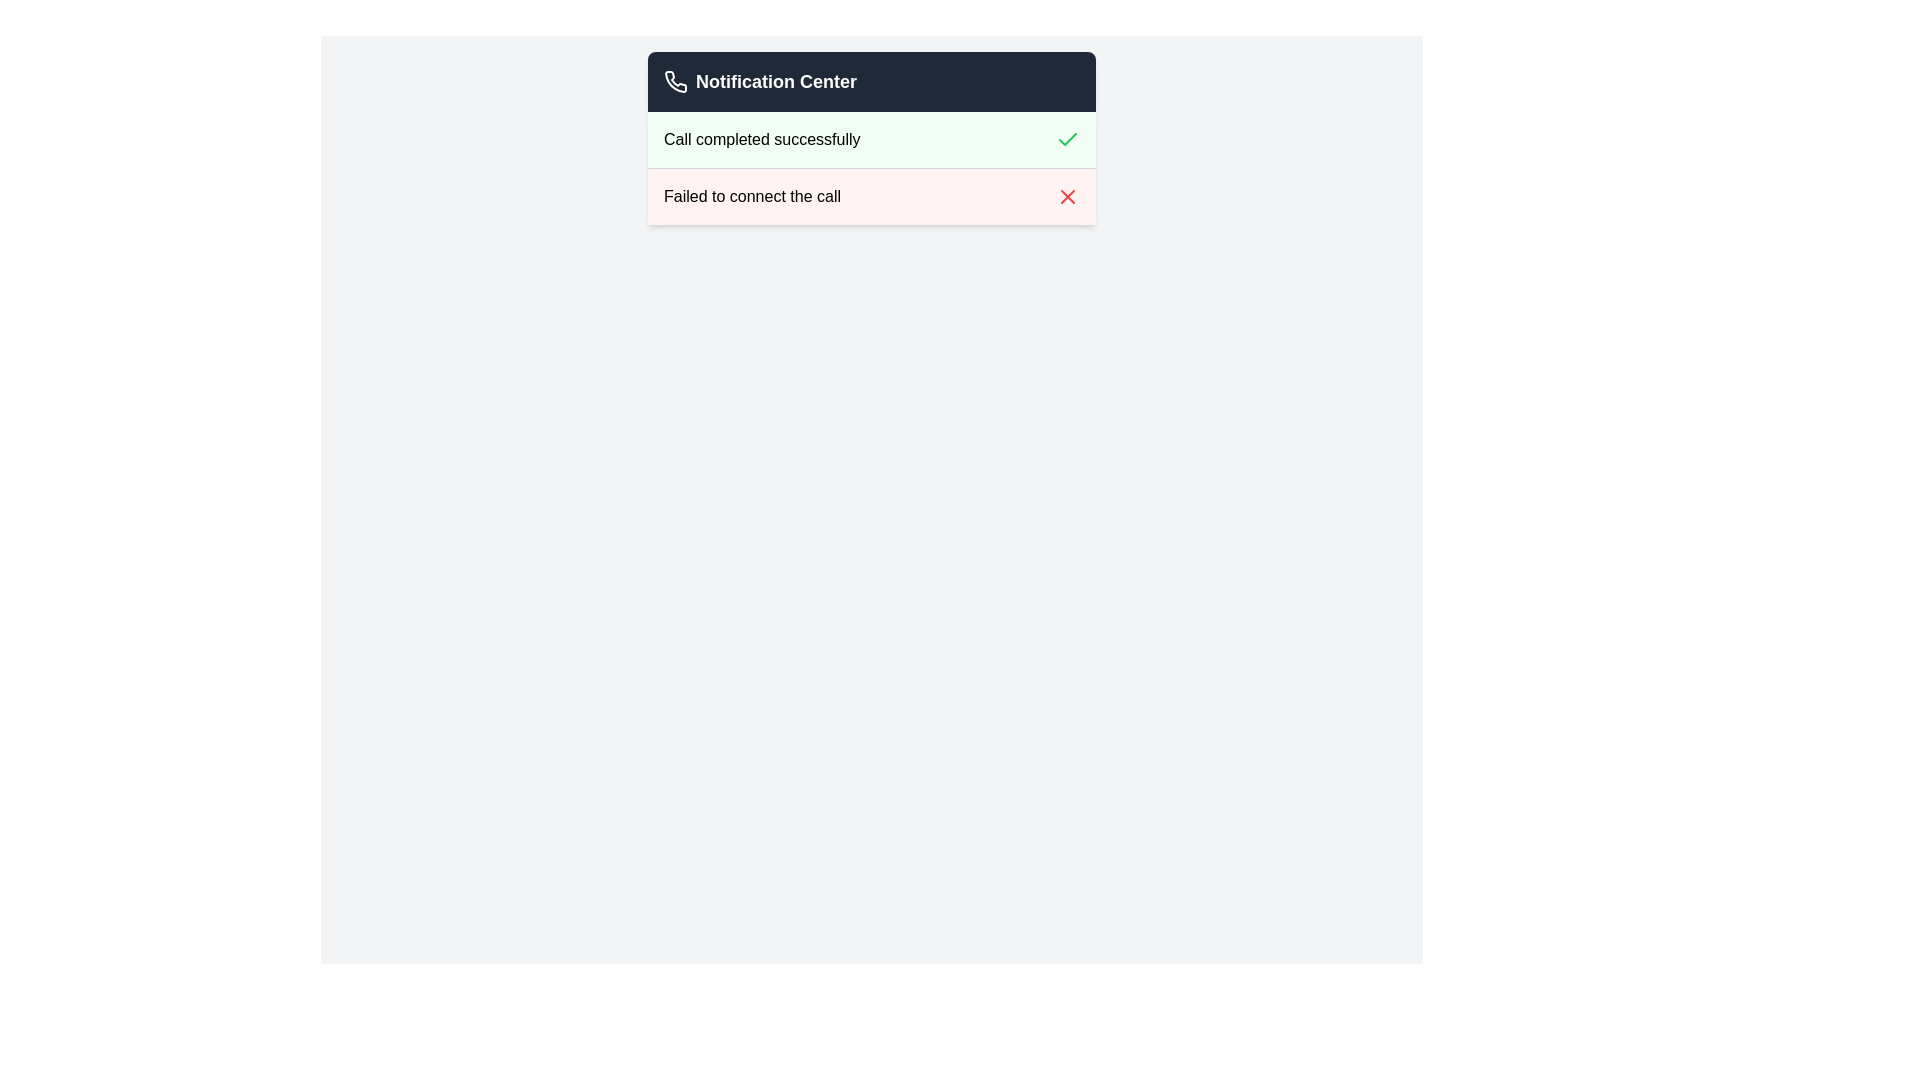 The image size is (1920, 1080). What do you see at coordinates (872, 196) in the screenshot?
I see `the error notification box that indicates a failed call connection attempt, located directly below the 'Call completed successfully' notification in the notification panel` at bounding box center [872, 196].